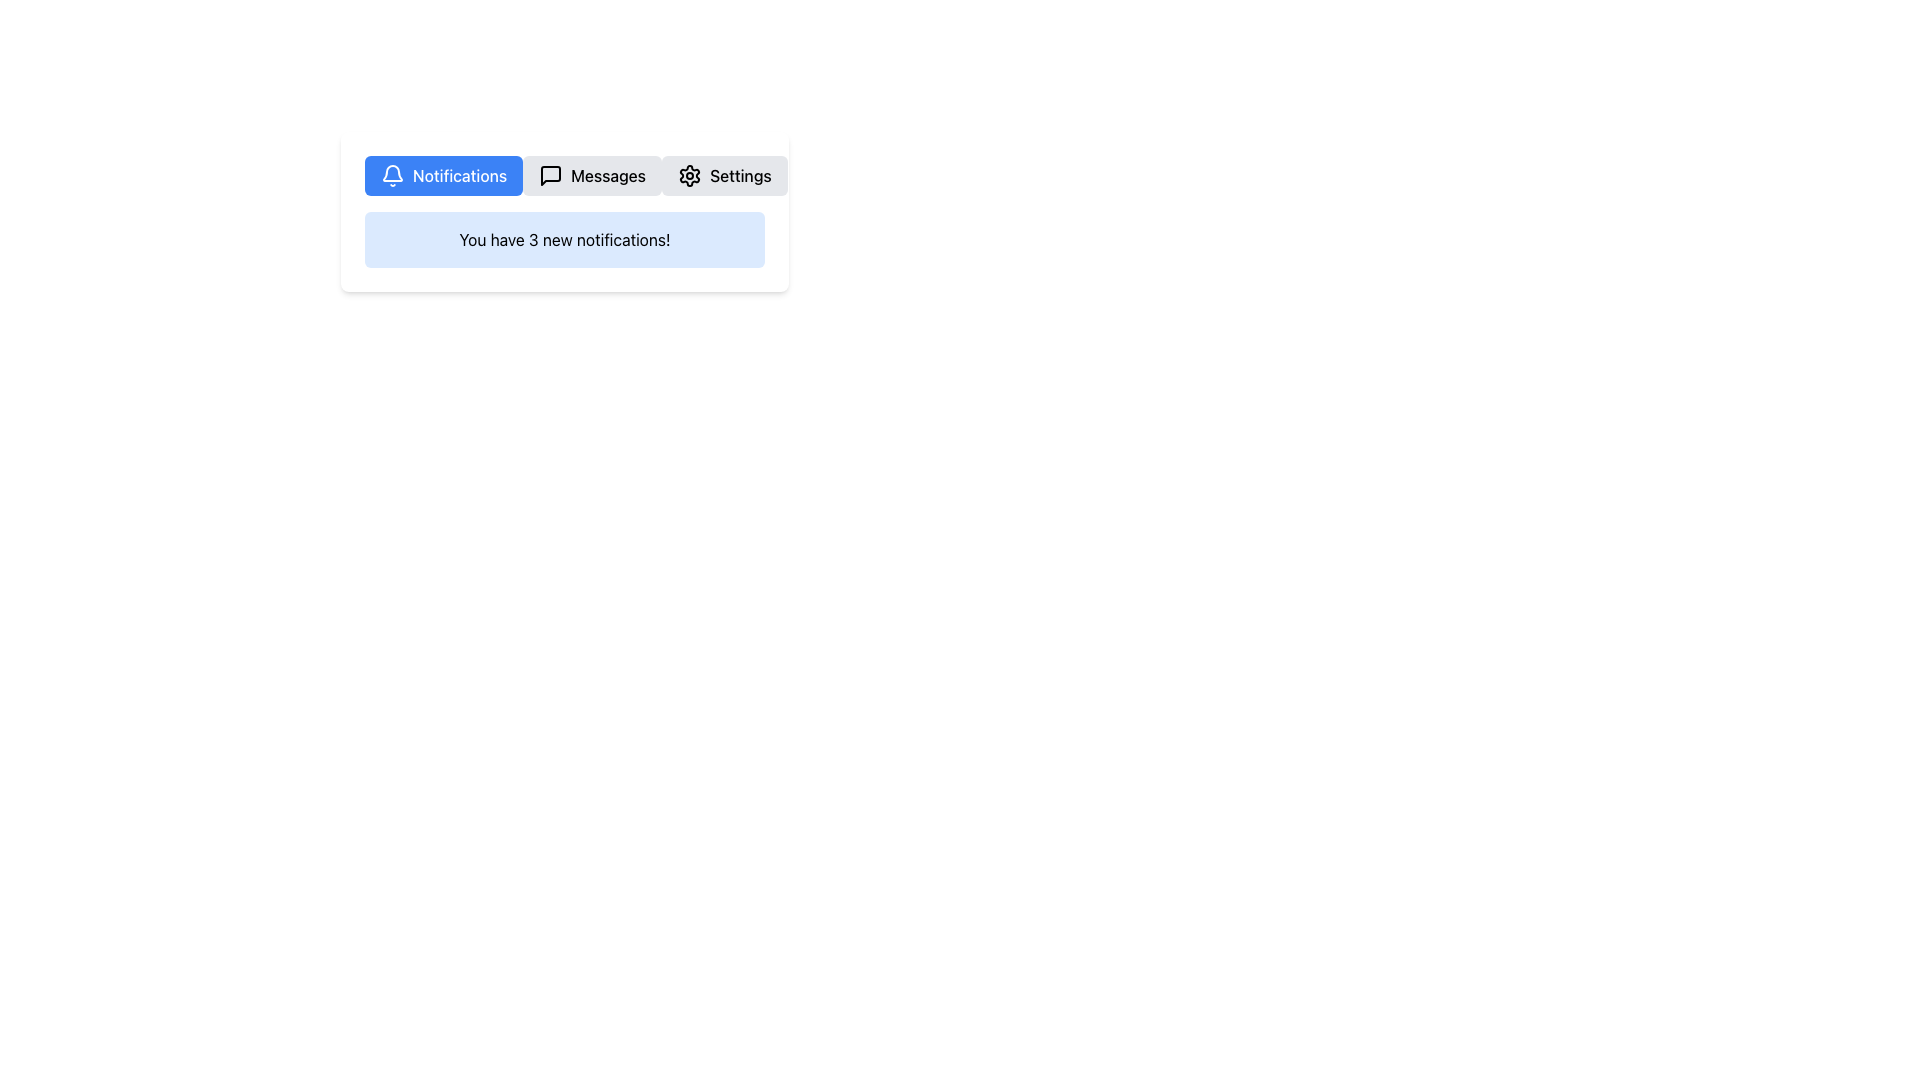  What do you see at coordinates (690, 175) in the screenshot?
I see `the settings icon located to the left of the 'Settings' label in the top-right section of the navigation bar` at bounding box center [690, 175].